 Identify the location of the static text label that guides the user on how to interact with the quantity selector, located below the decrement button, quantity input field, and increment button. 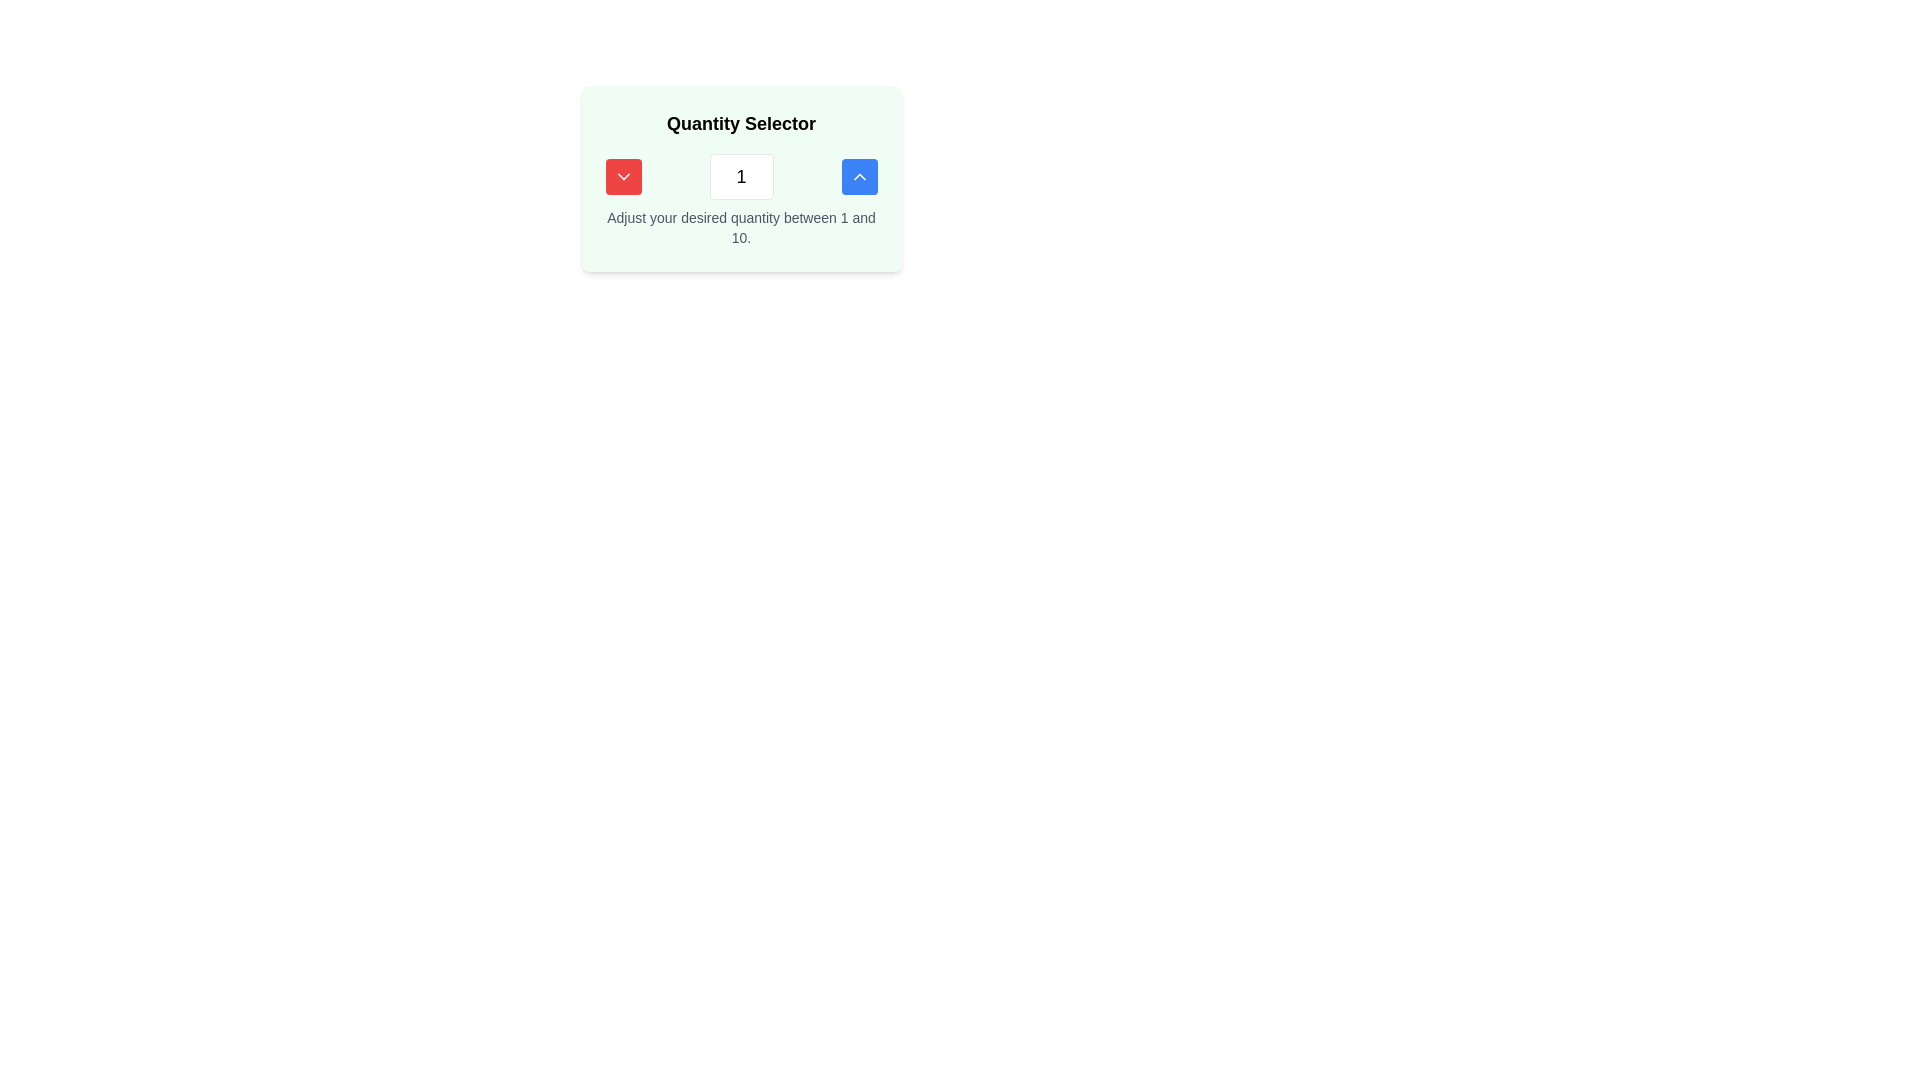
(740, 226).